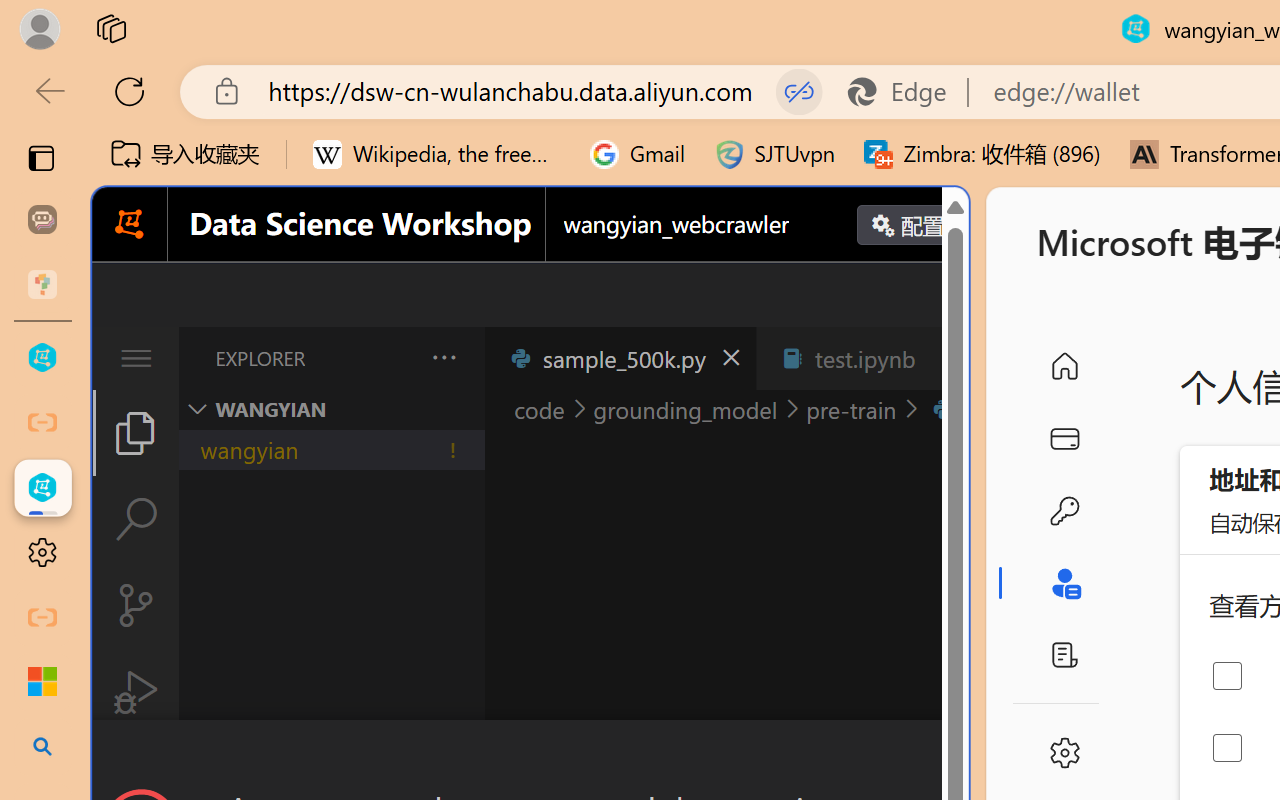 The image size is (1280, 800). I want to click on 'sample_500k.py', so click(619, 358).